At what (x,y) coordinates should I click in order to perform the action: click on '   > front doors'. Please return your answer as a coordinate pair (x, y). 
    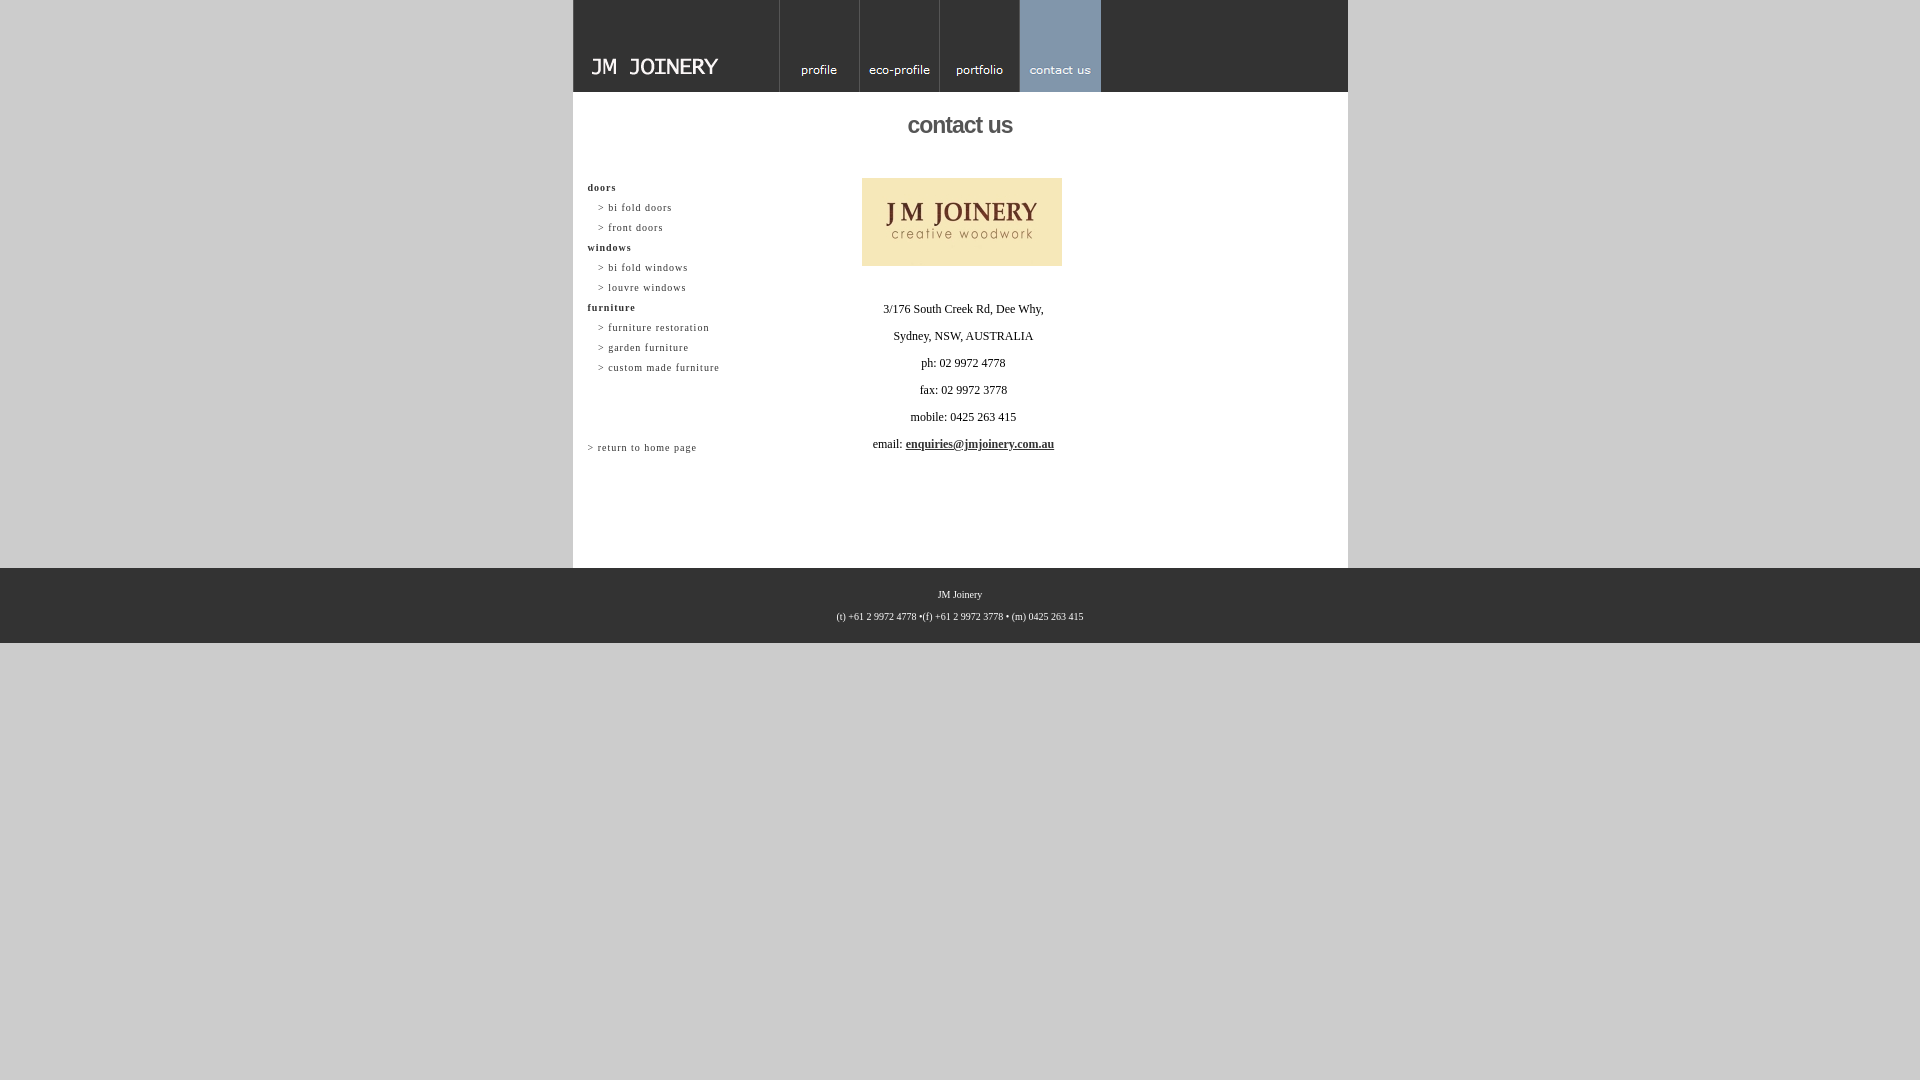
    Looking at the image, I should click on (667, 226).